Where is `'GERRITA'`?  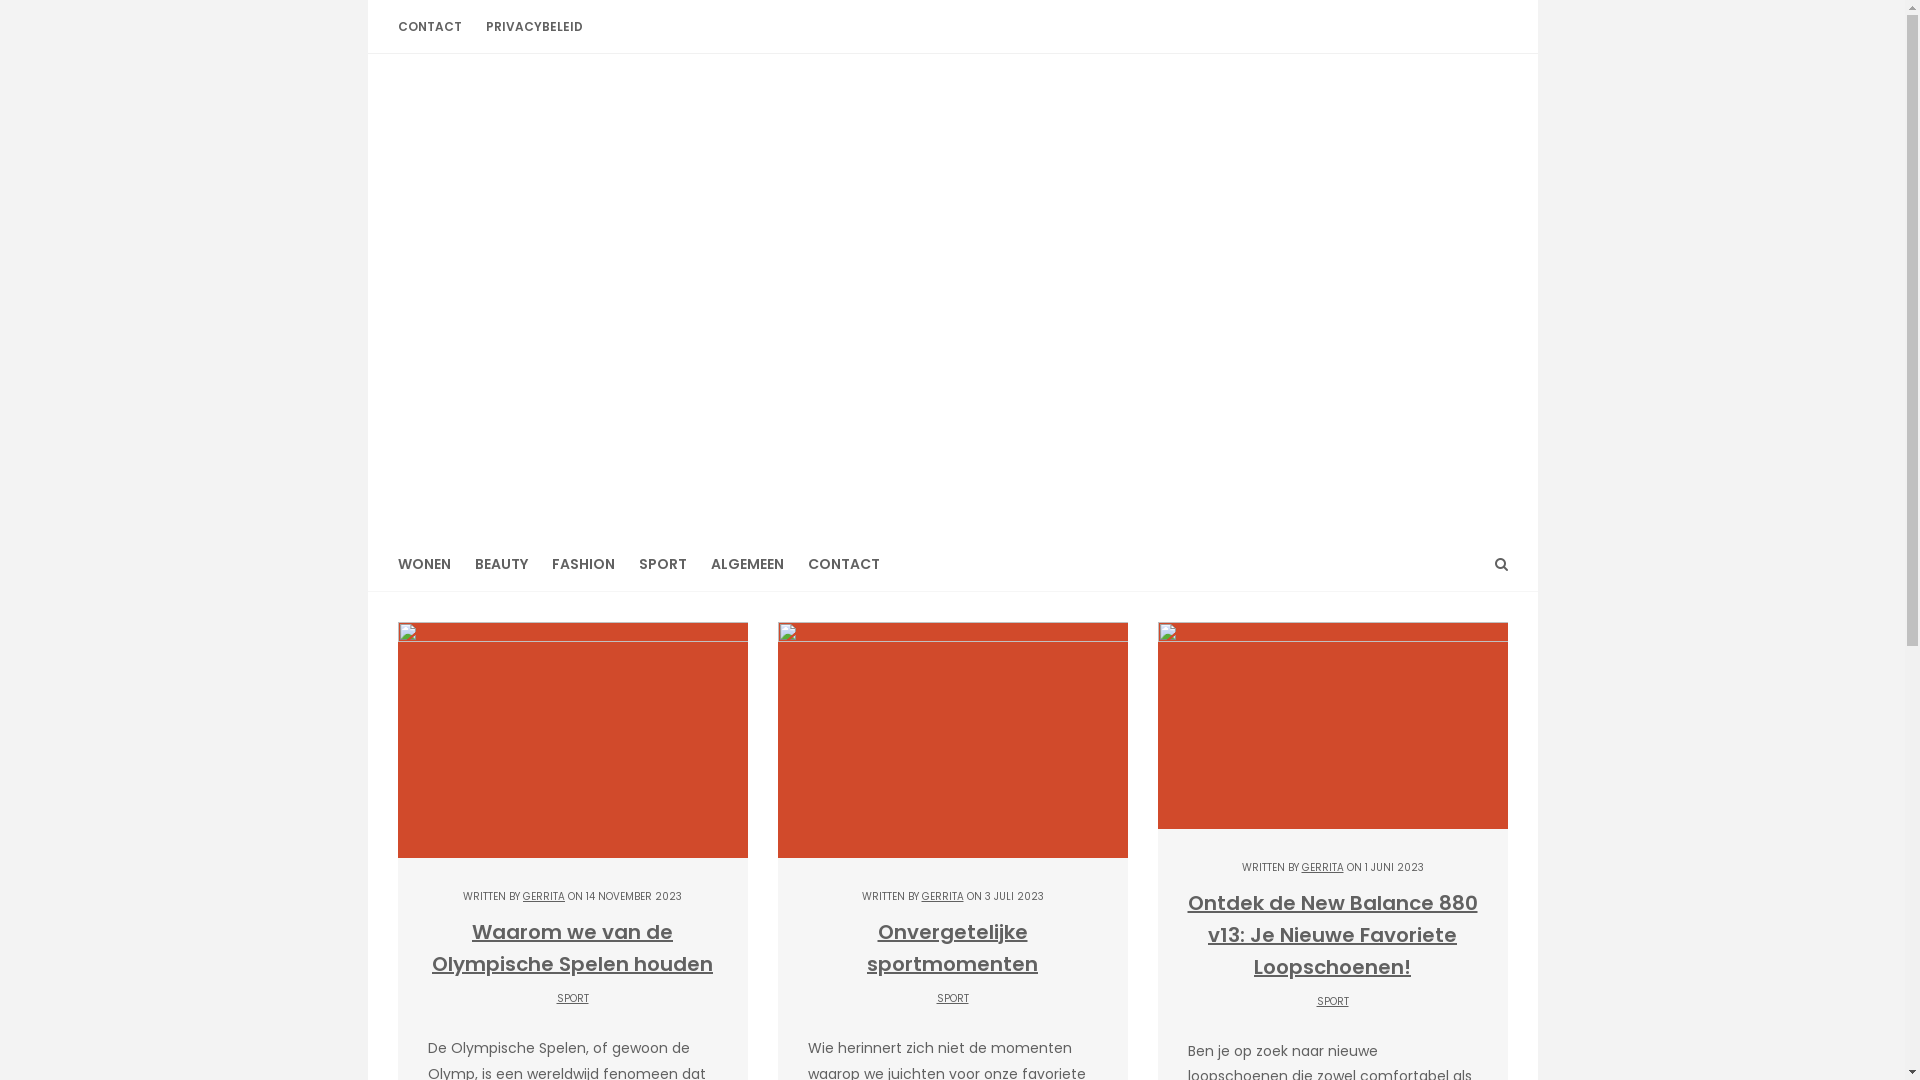
'GERRITA' is located at coordinates (941, 895).